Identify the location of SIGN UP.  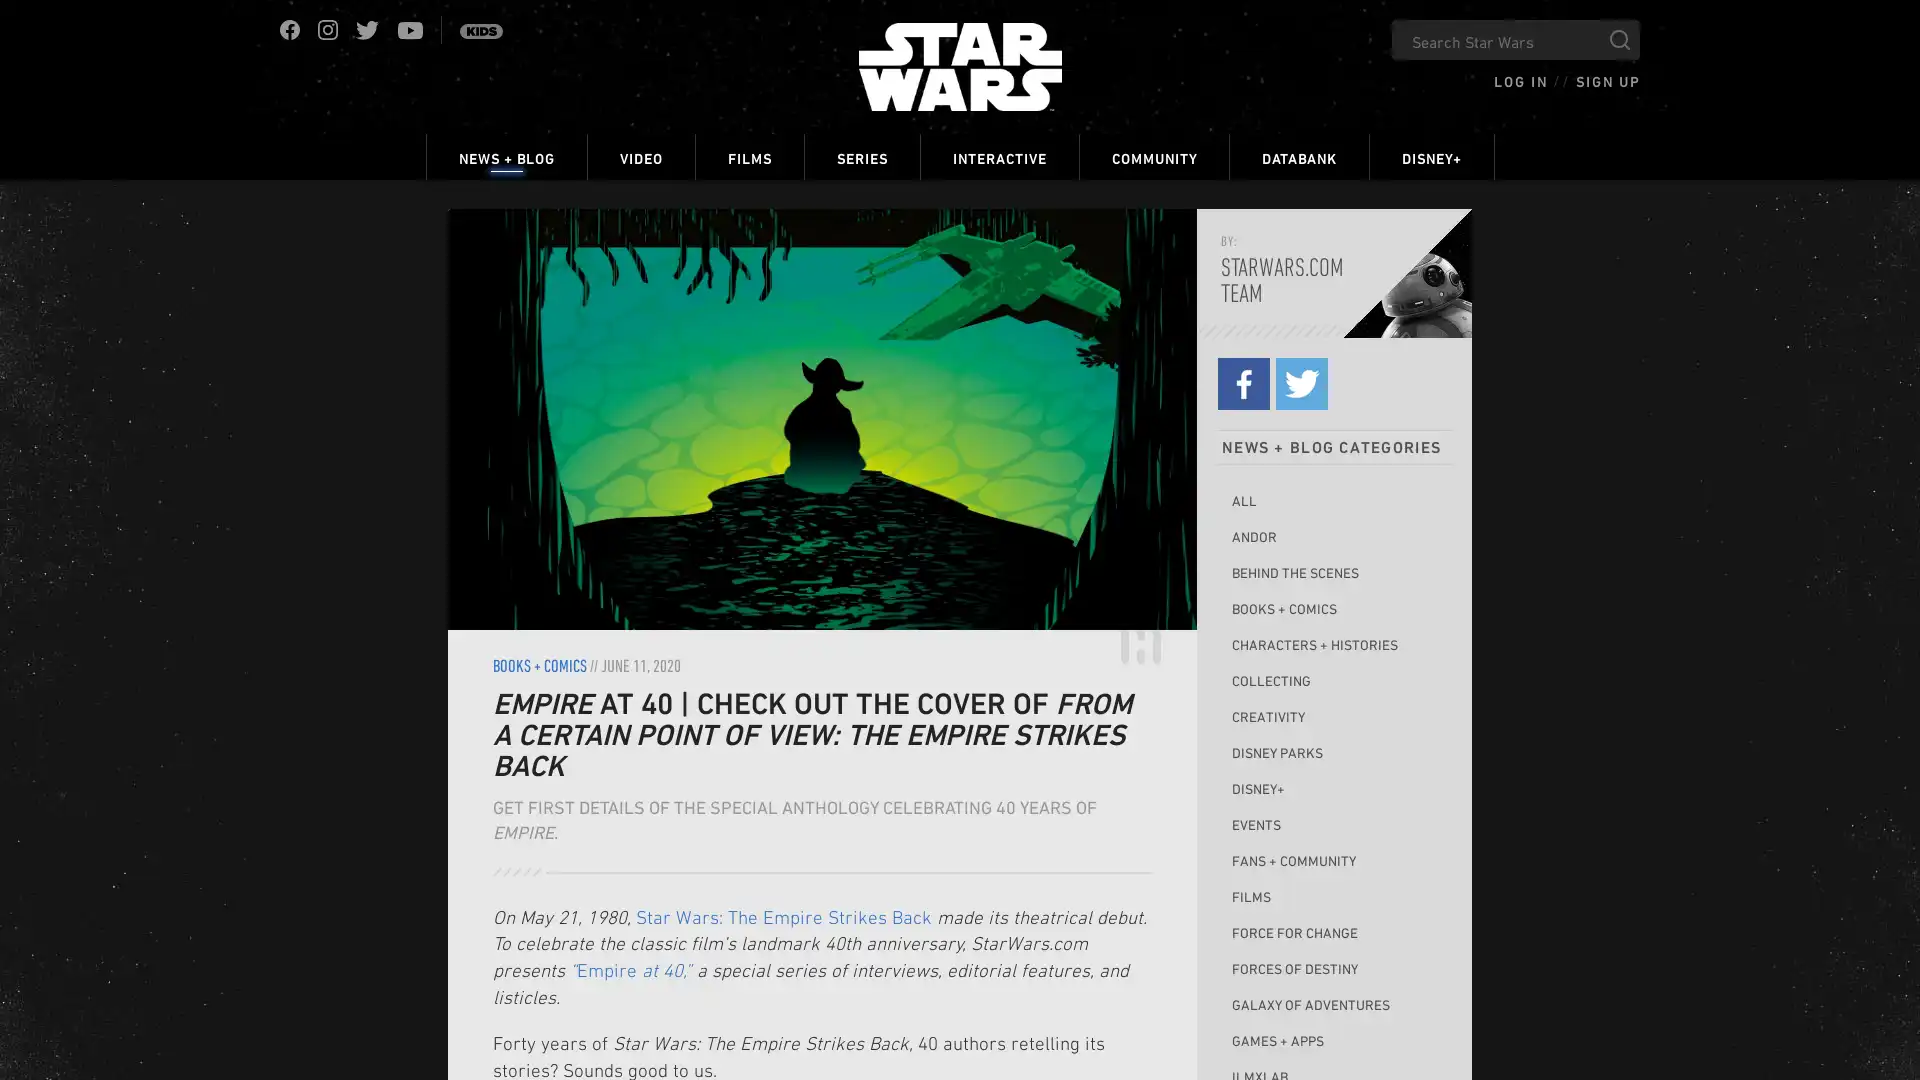
(1608, 80).